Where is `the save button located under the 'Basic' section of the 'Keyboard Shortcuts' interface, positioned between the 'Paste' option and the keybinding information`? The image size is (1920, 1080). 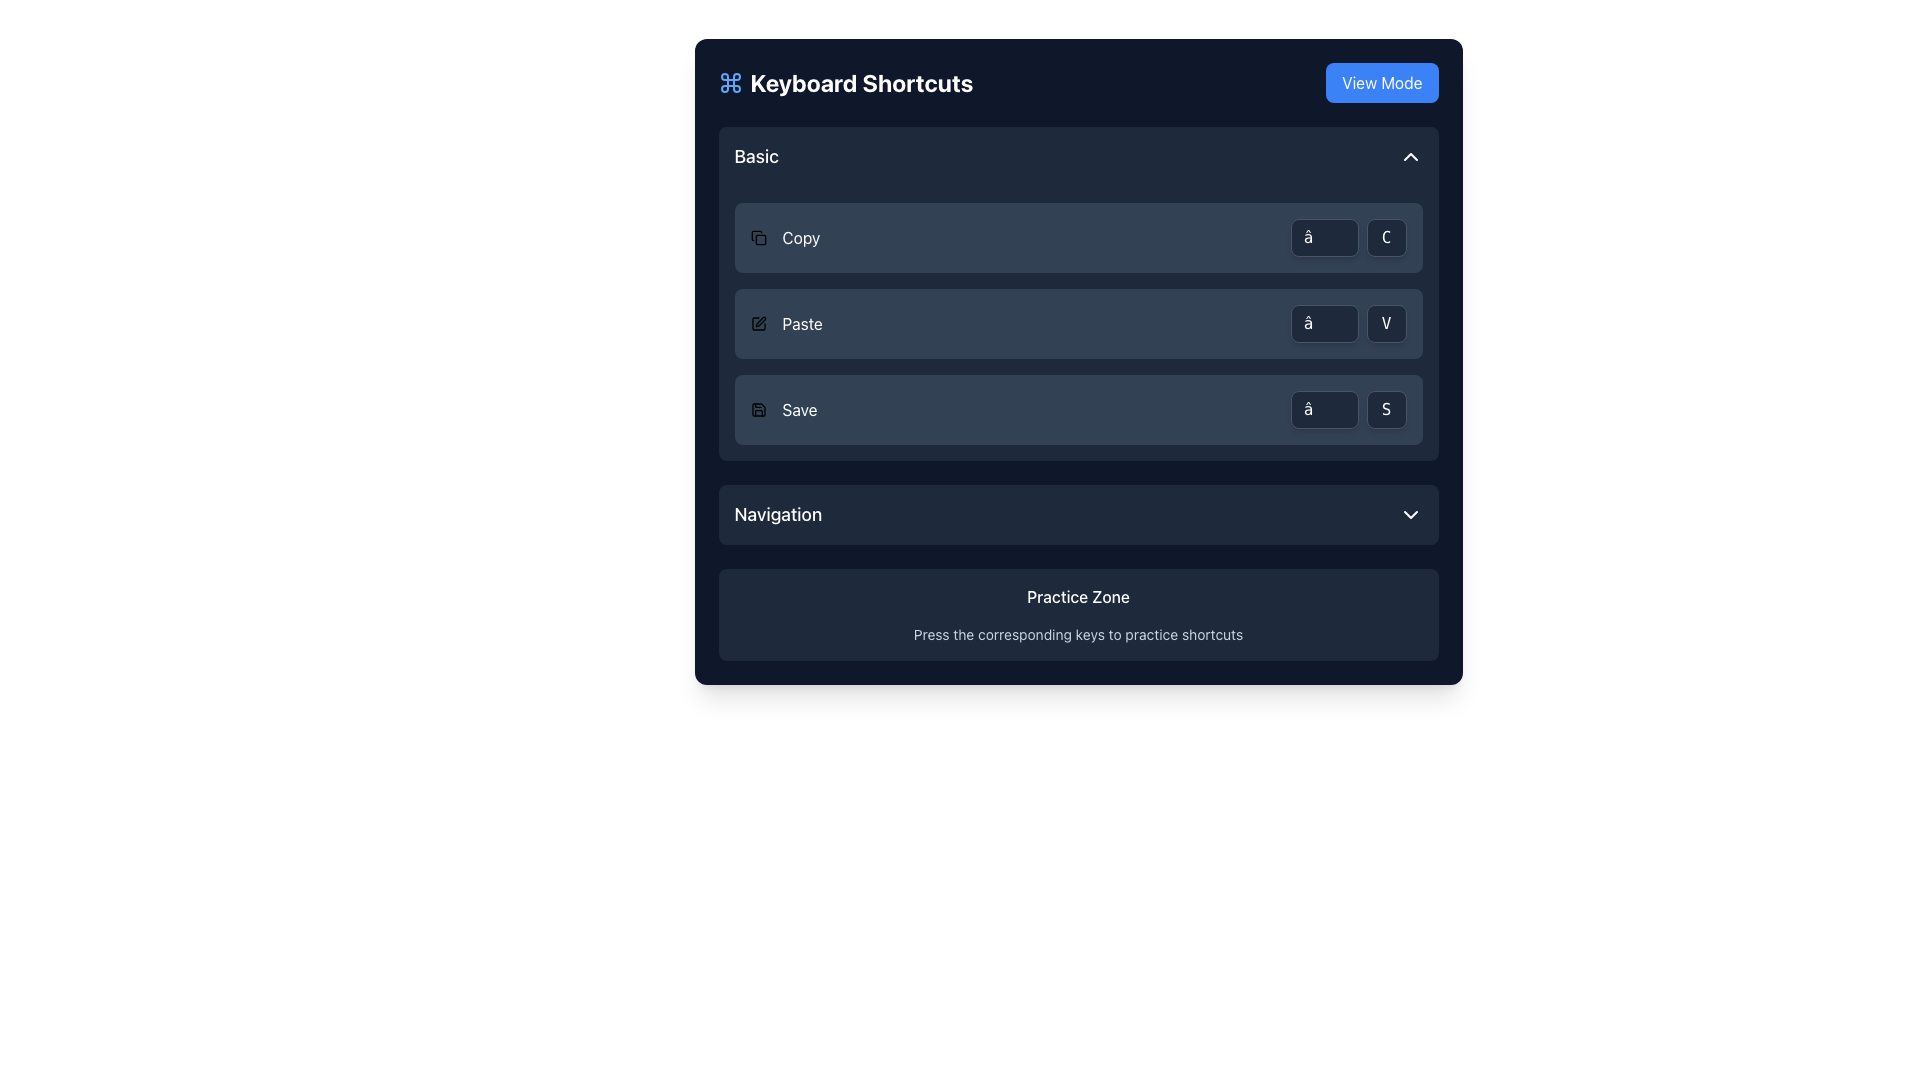 the save button located under the 'Basic' section of the 'Keyboard Shortcuts' interface, positioned between the 'Paste' option and the keybinding information is located at coordinates (782, 408).